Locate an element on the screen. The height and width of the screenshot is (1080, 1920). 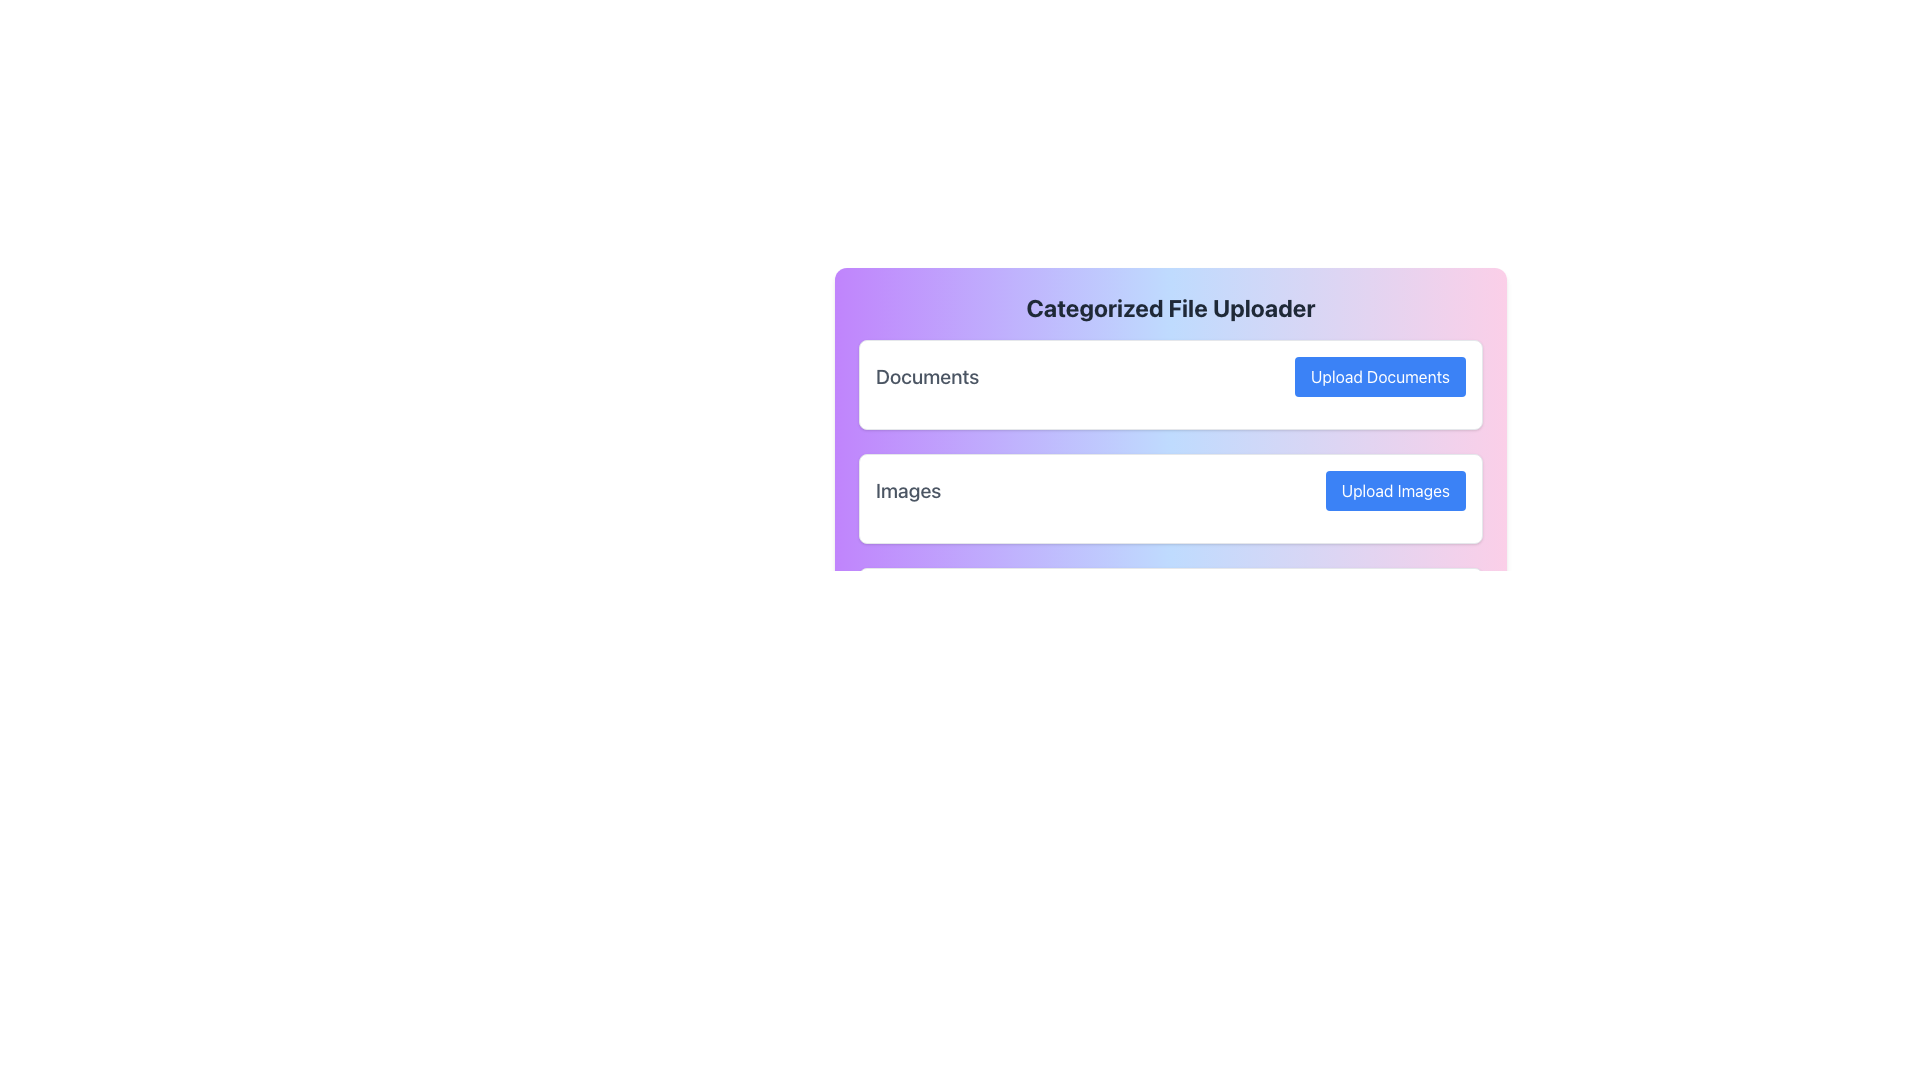
the second button aligned to the right of the 'Images' label is located at coordinates (1394, 490).